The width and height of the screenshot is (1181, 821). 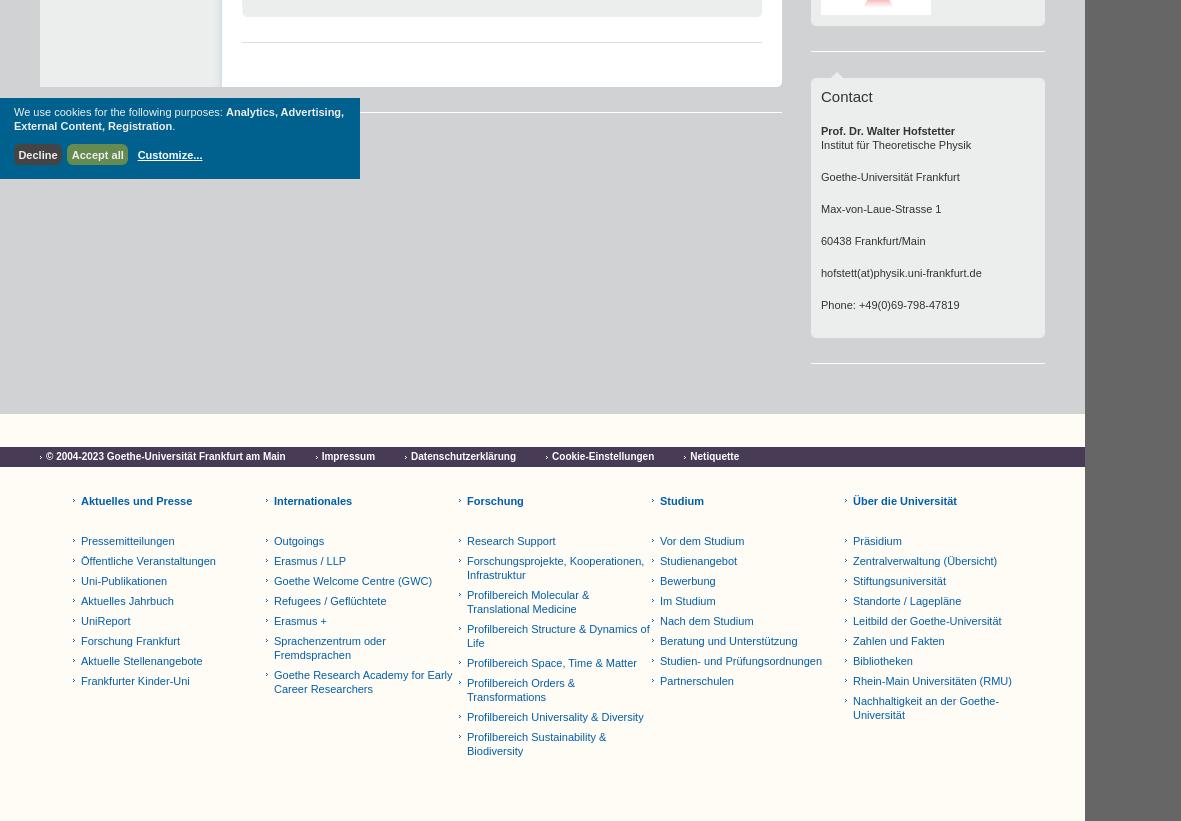 What do you see at coordinates (877, 541) in the screenshot?
I see `'Präsidium'` at bounding box center [877, 541].